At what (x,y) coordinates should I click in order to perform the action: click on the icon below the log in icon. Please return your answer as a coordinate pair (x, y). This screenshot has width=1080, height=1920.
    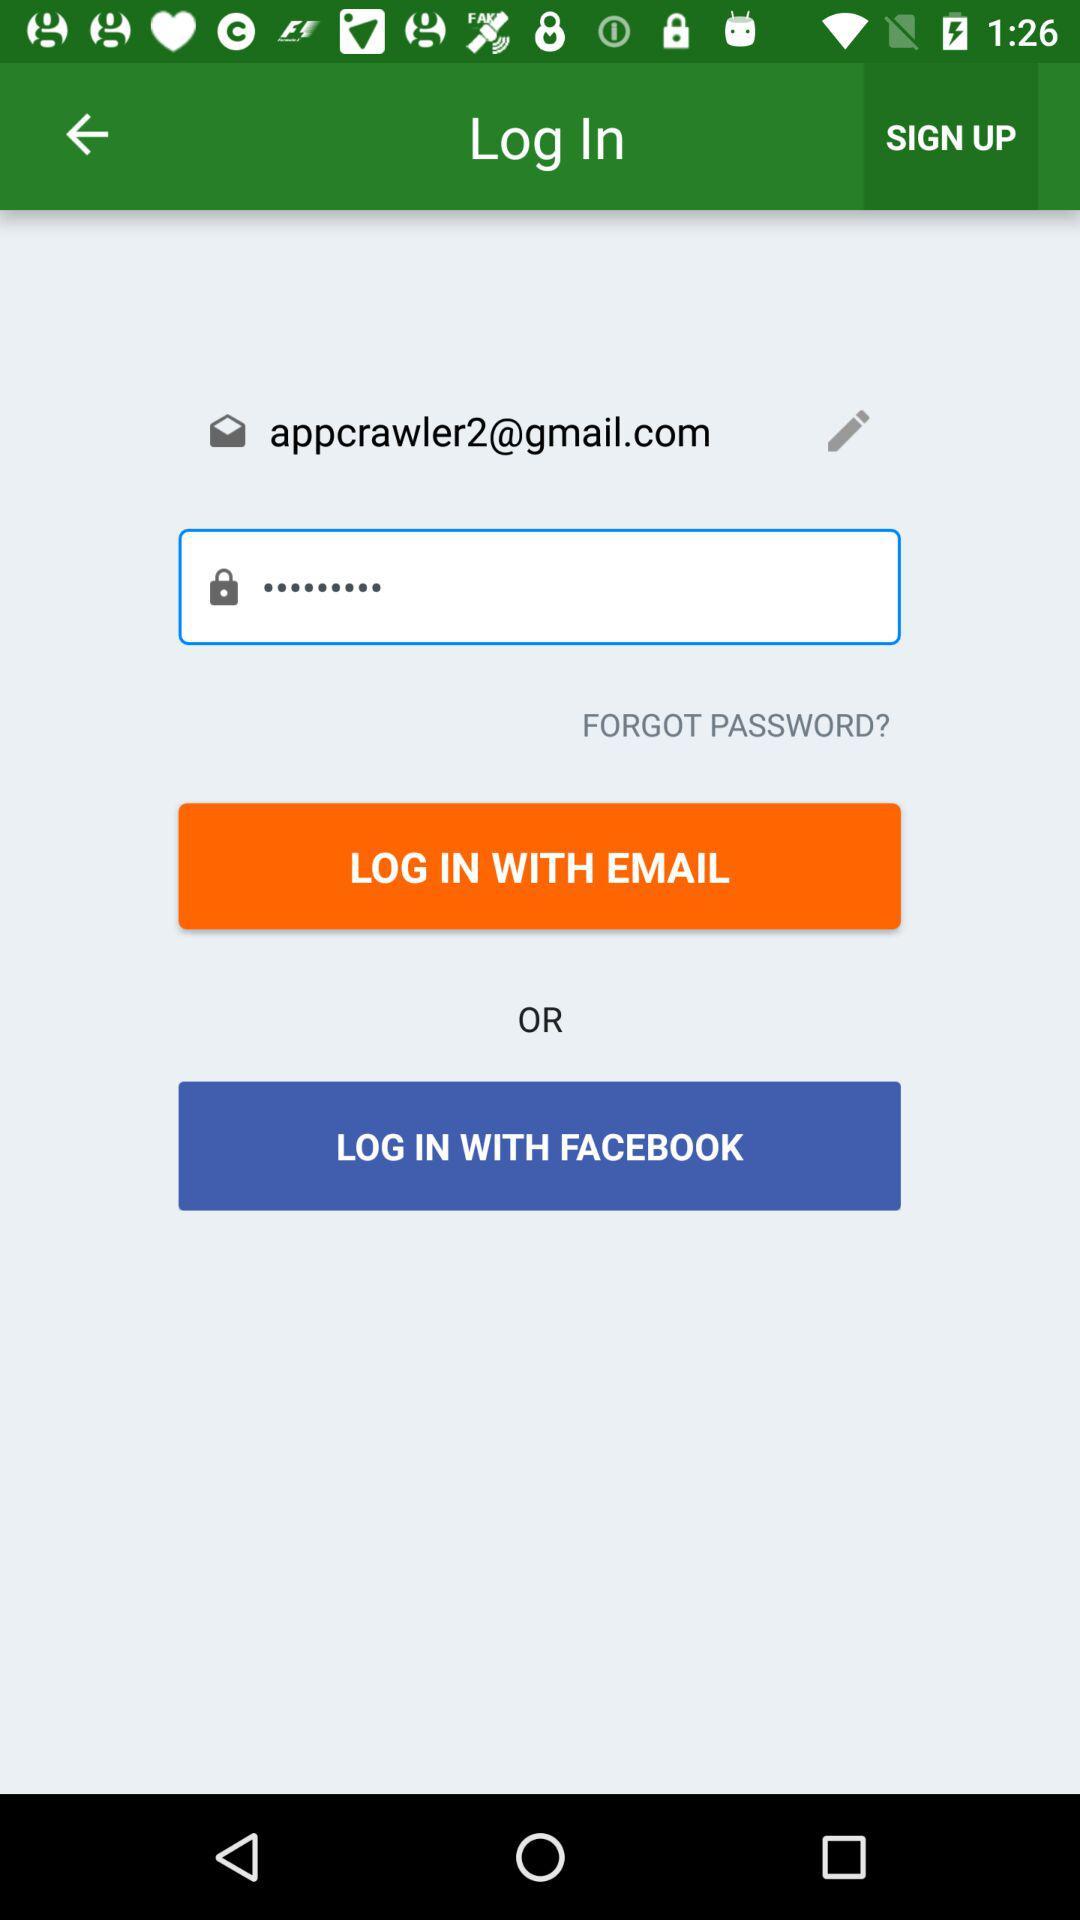
    Looking at the image, I should click on (538, 429).